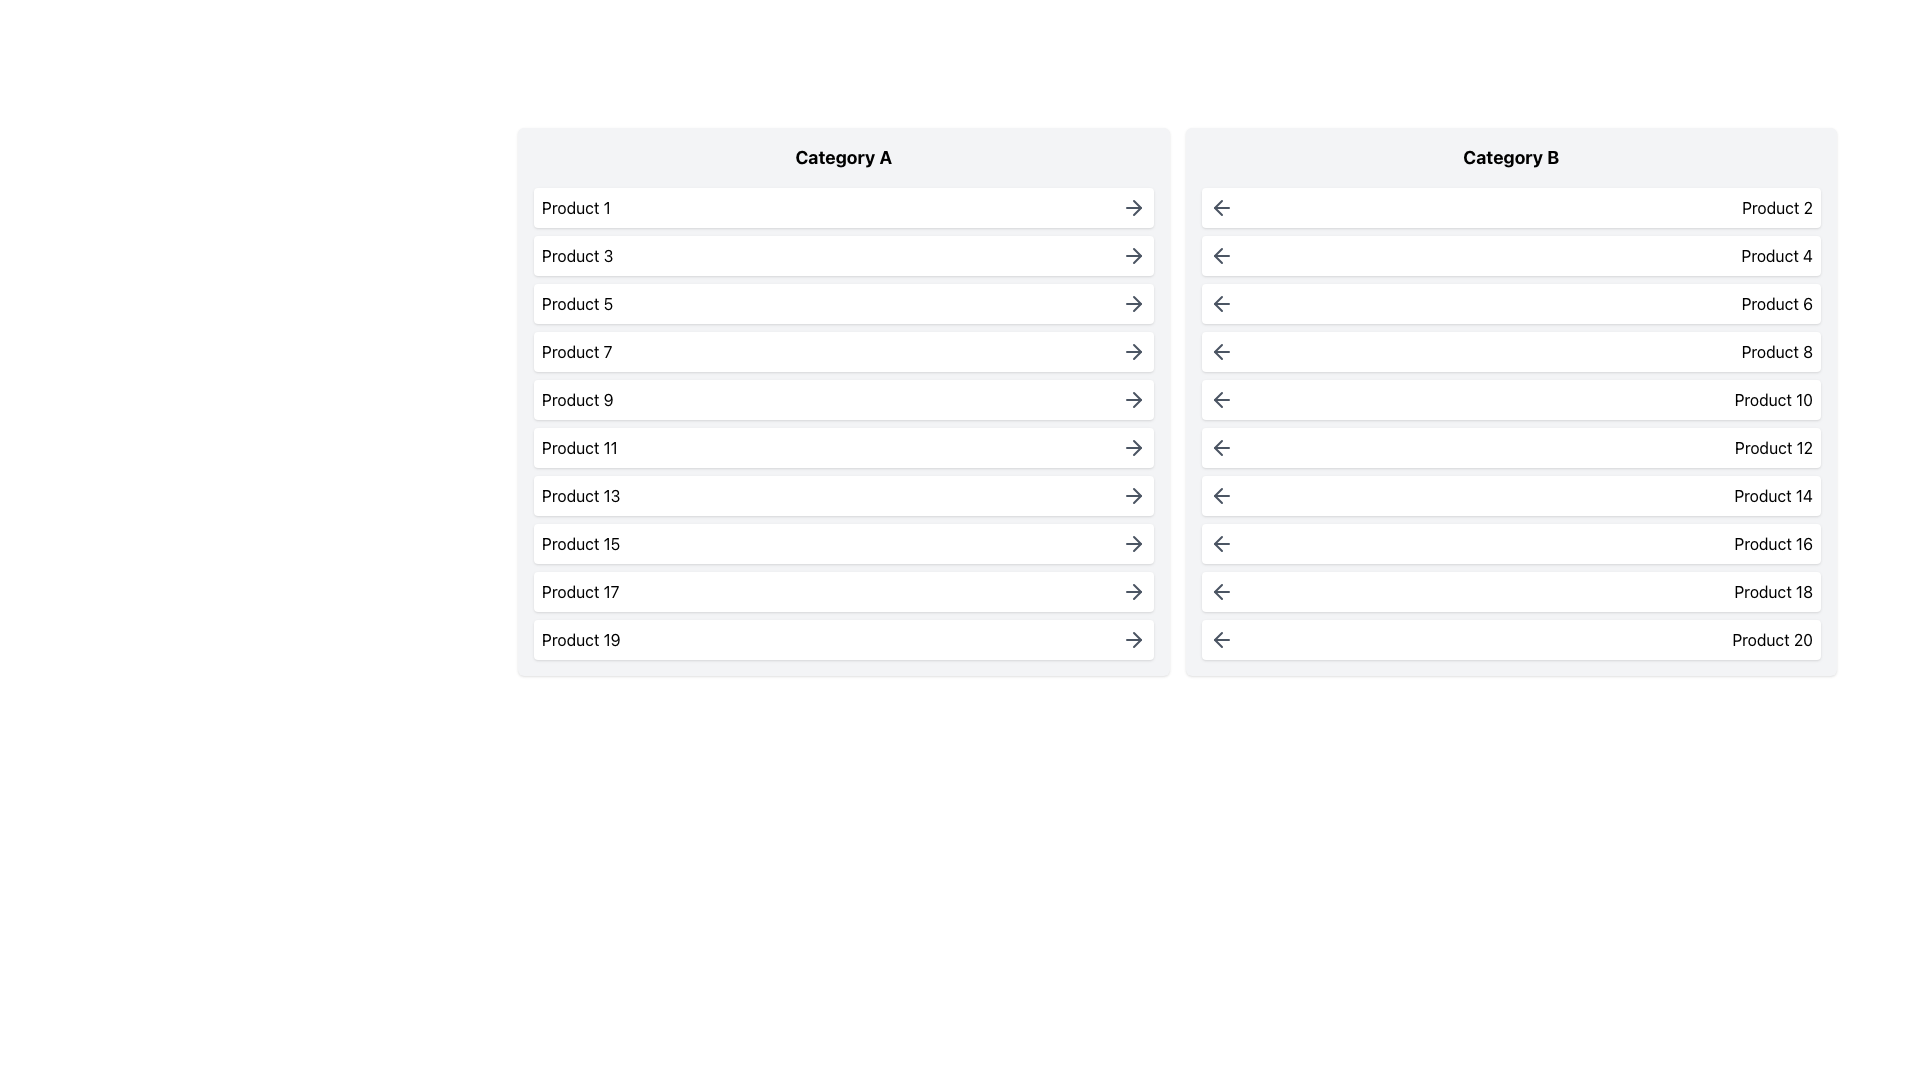 The height and width of the screenshot is (1080, 1920). What do you see at coordinates (1137, 495) in the screenshot?
I see `the right-pointing arrow-shaped IconButton located in the 'Category A' column, specifically aligned with the 'Product 13' row` at bounding box center [1137, 495].